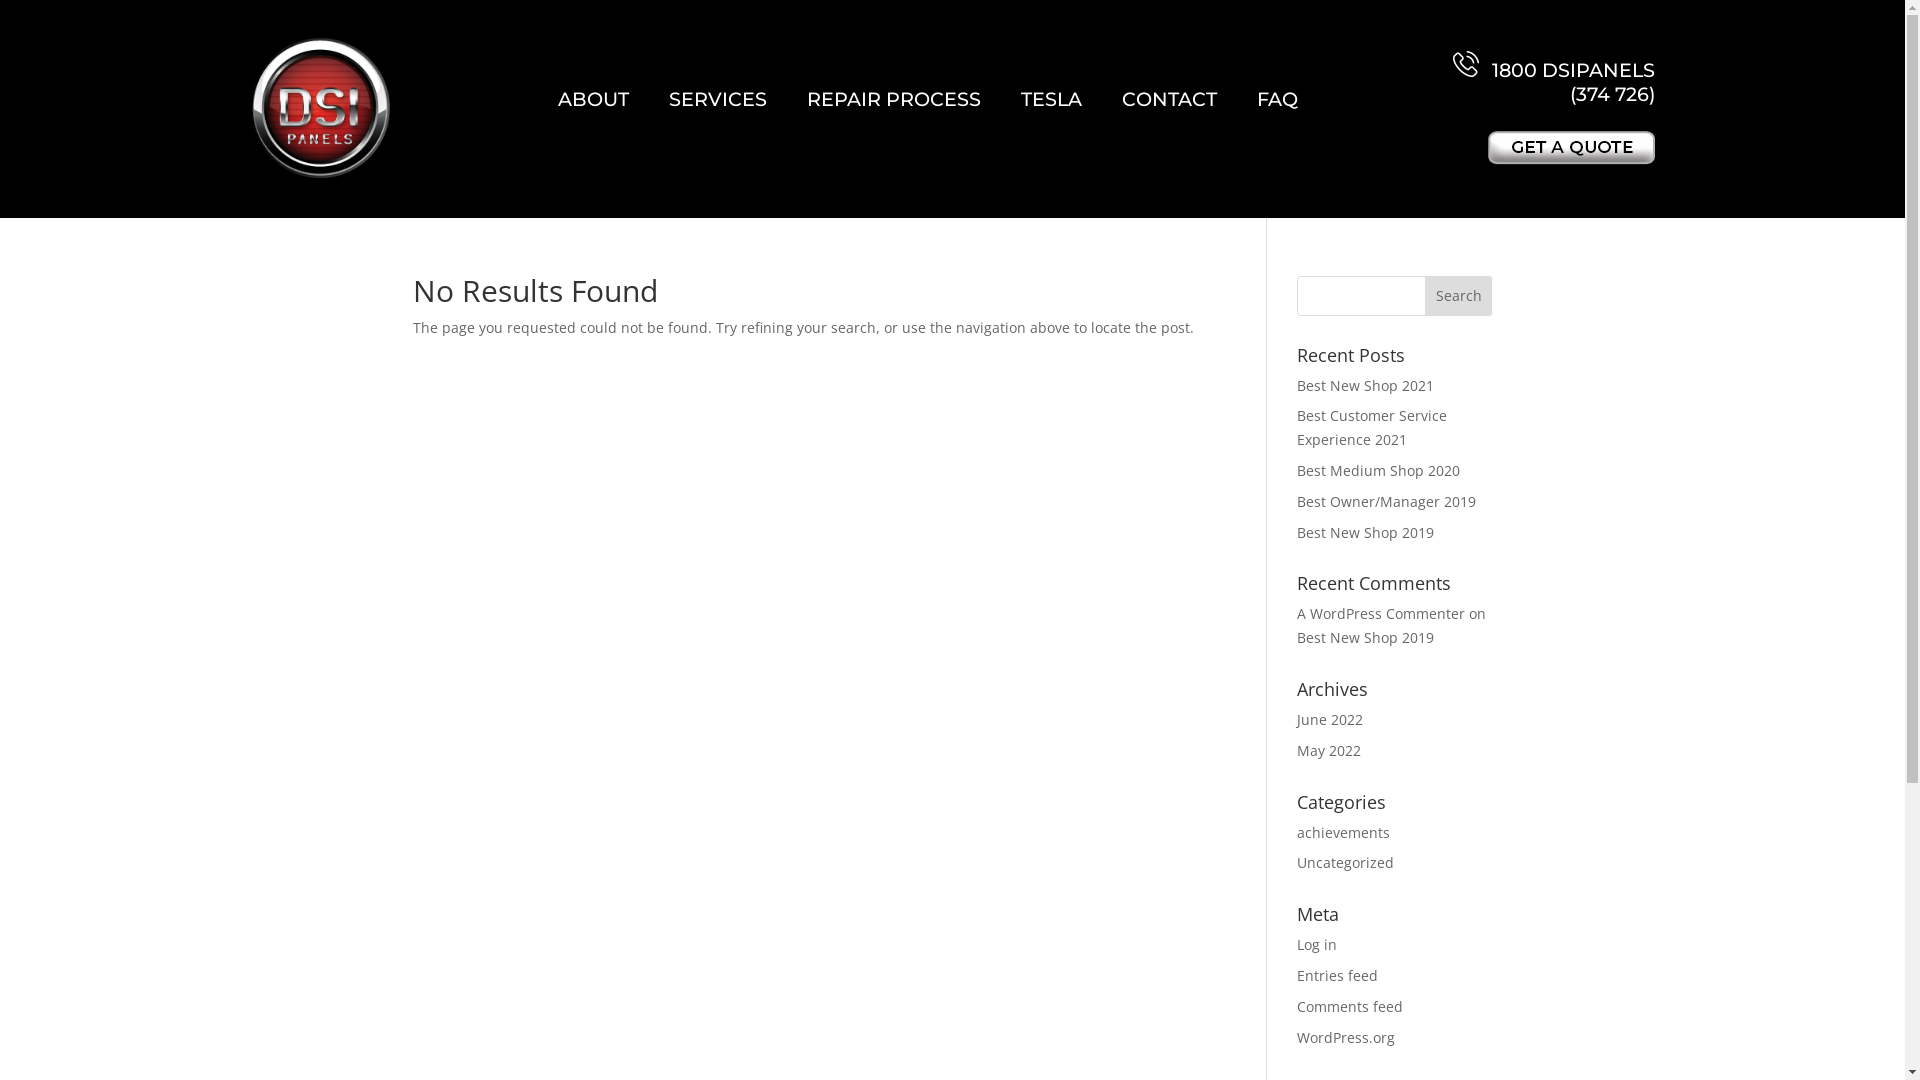  Describe the element at coordinates (1459, 296) in the screenshot. I see `'Search'` at that location.